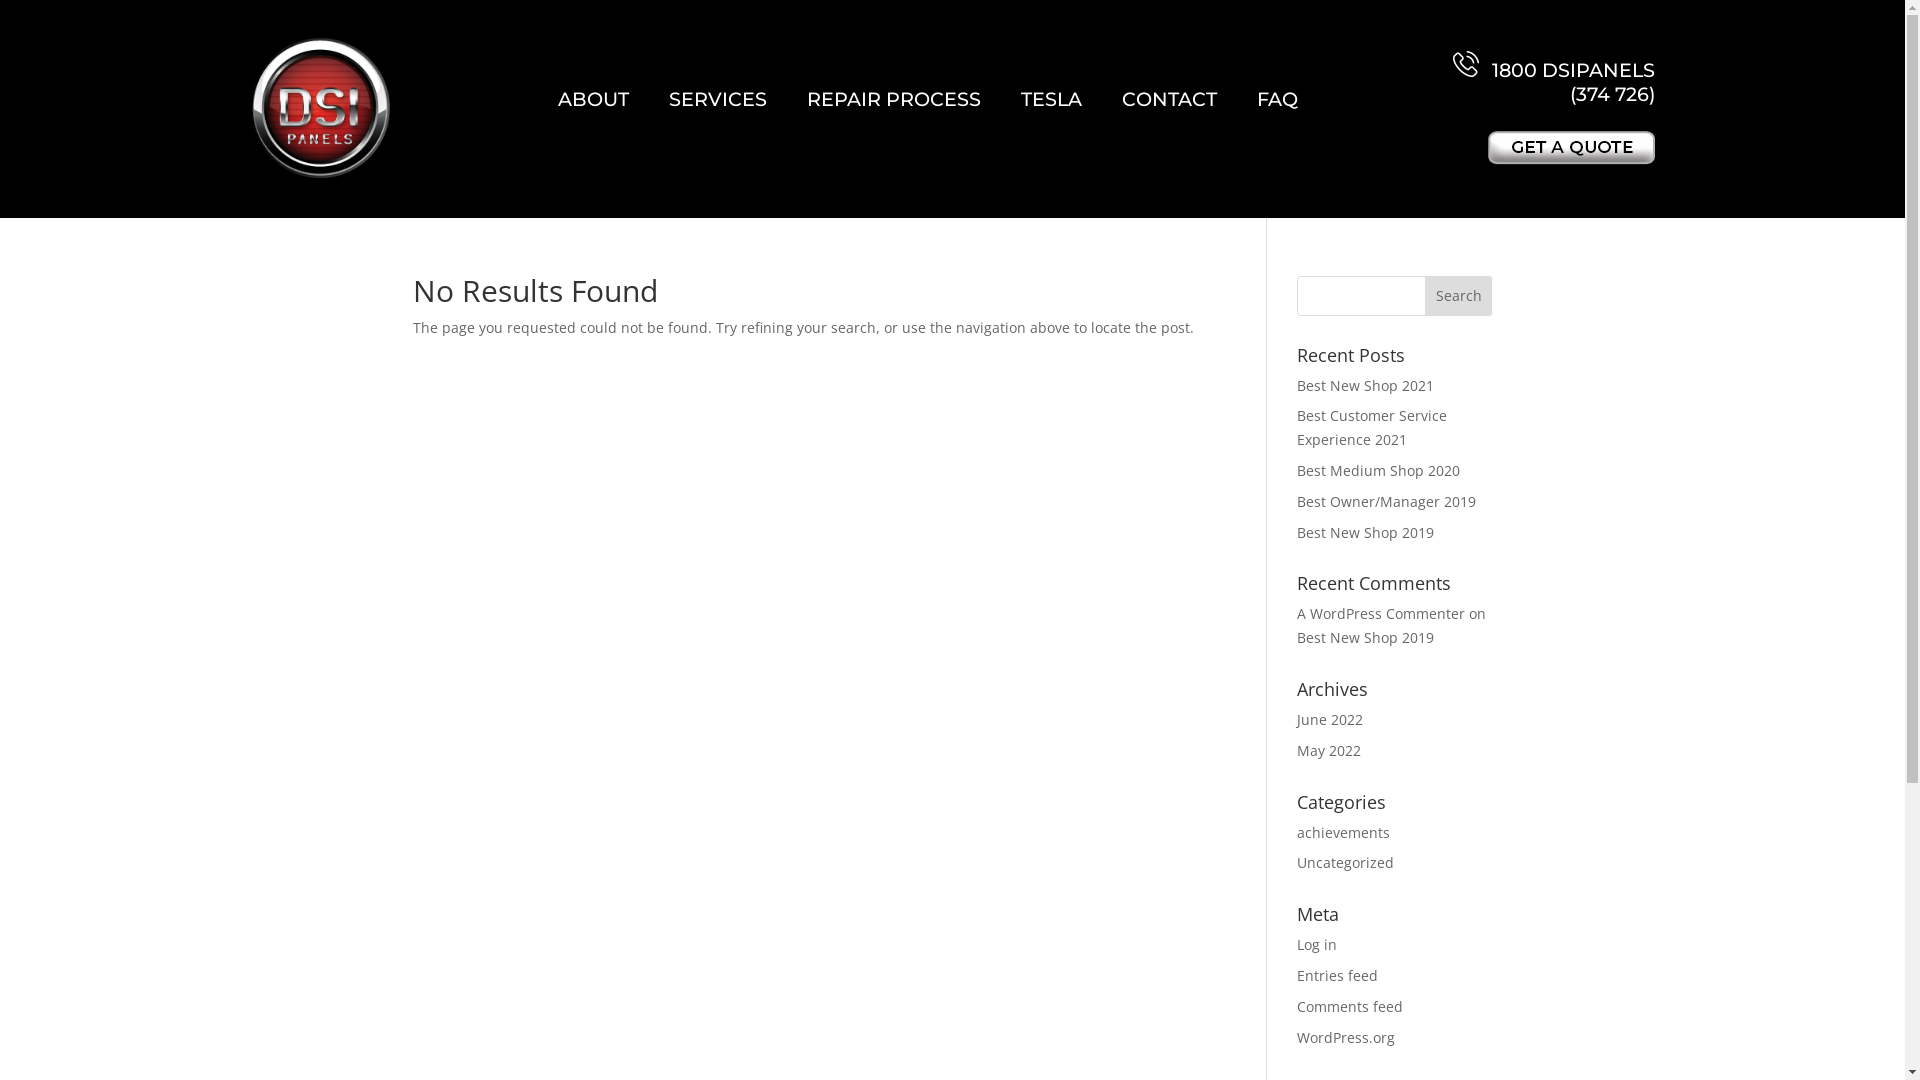  Describe the element at coordinates (1459, 296) in the screenshot. I see `'Search'` at that location.